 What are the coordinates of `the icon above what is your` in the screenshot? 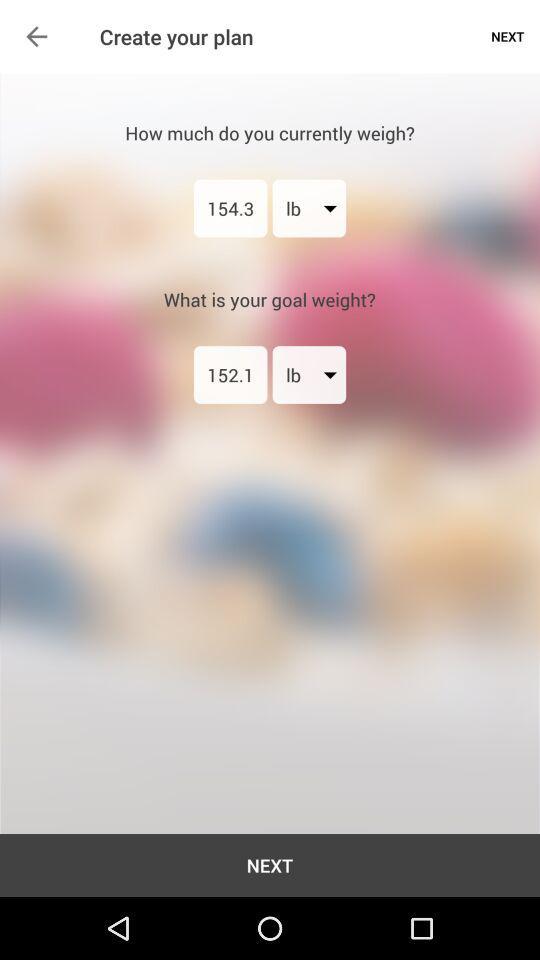 It's located at (229, 208).